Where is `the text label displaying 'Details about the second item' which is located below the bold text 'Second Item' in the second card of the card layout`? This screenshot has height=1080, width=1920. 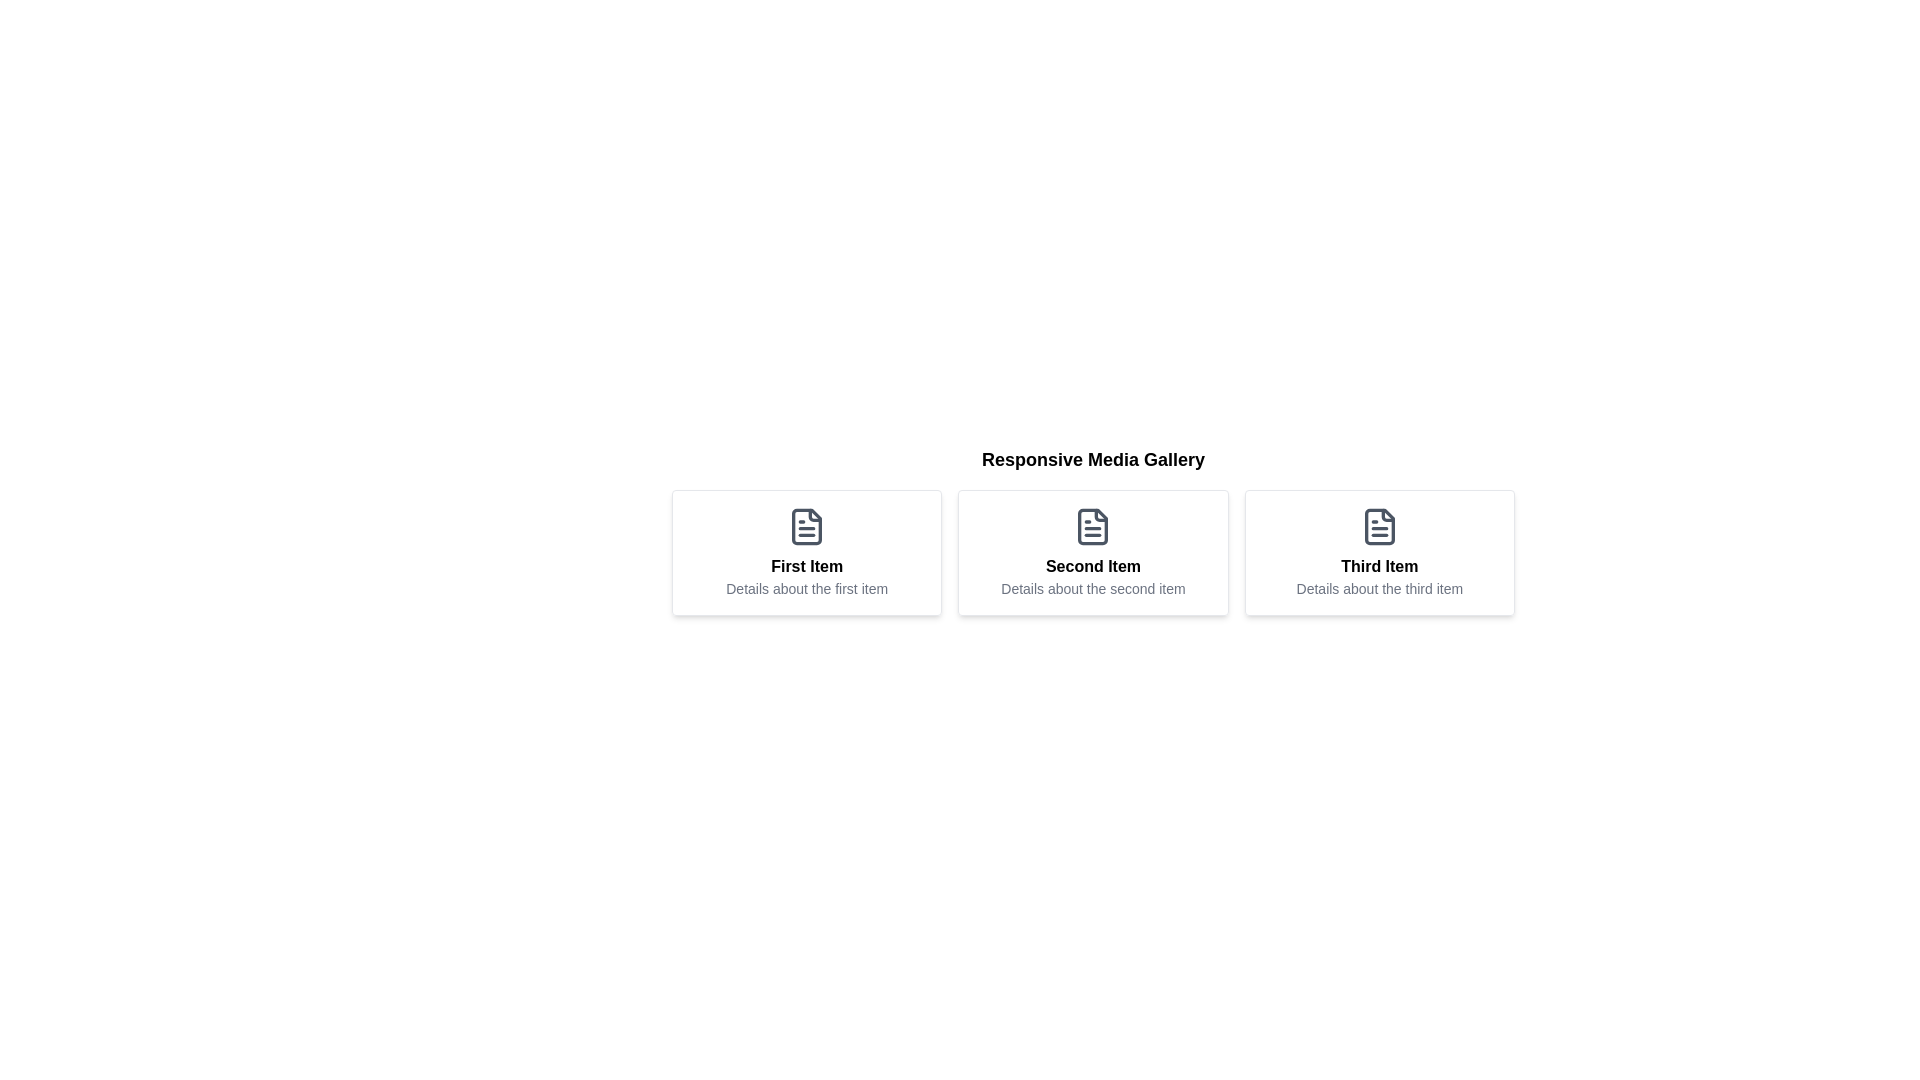 the text label displaying 'Details about the second item' which is located below the bold text 'Second Item' in the second card of the card layout is located at coordinates (1092, 588).